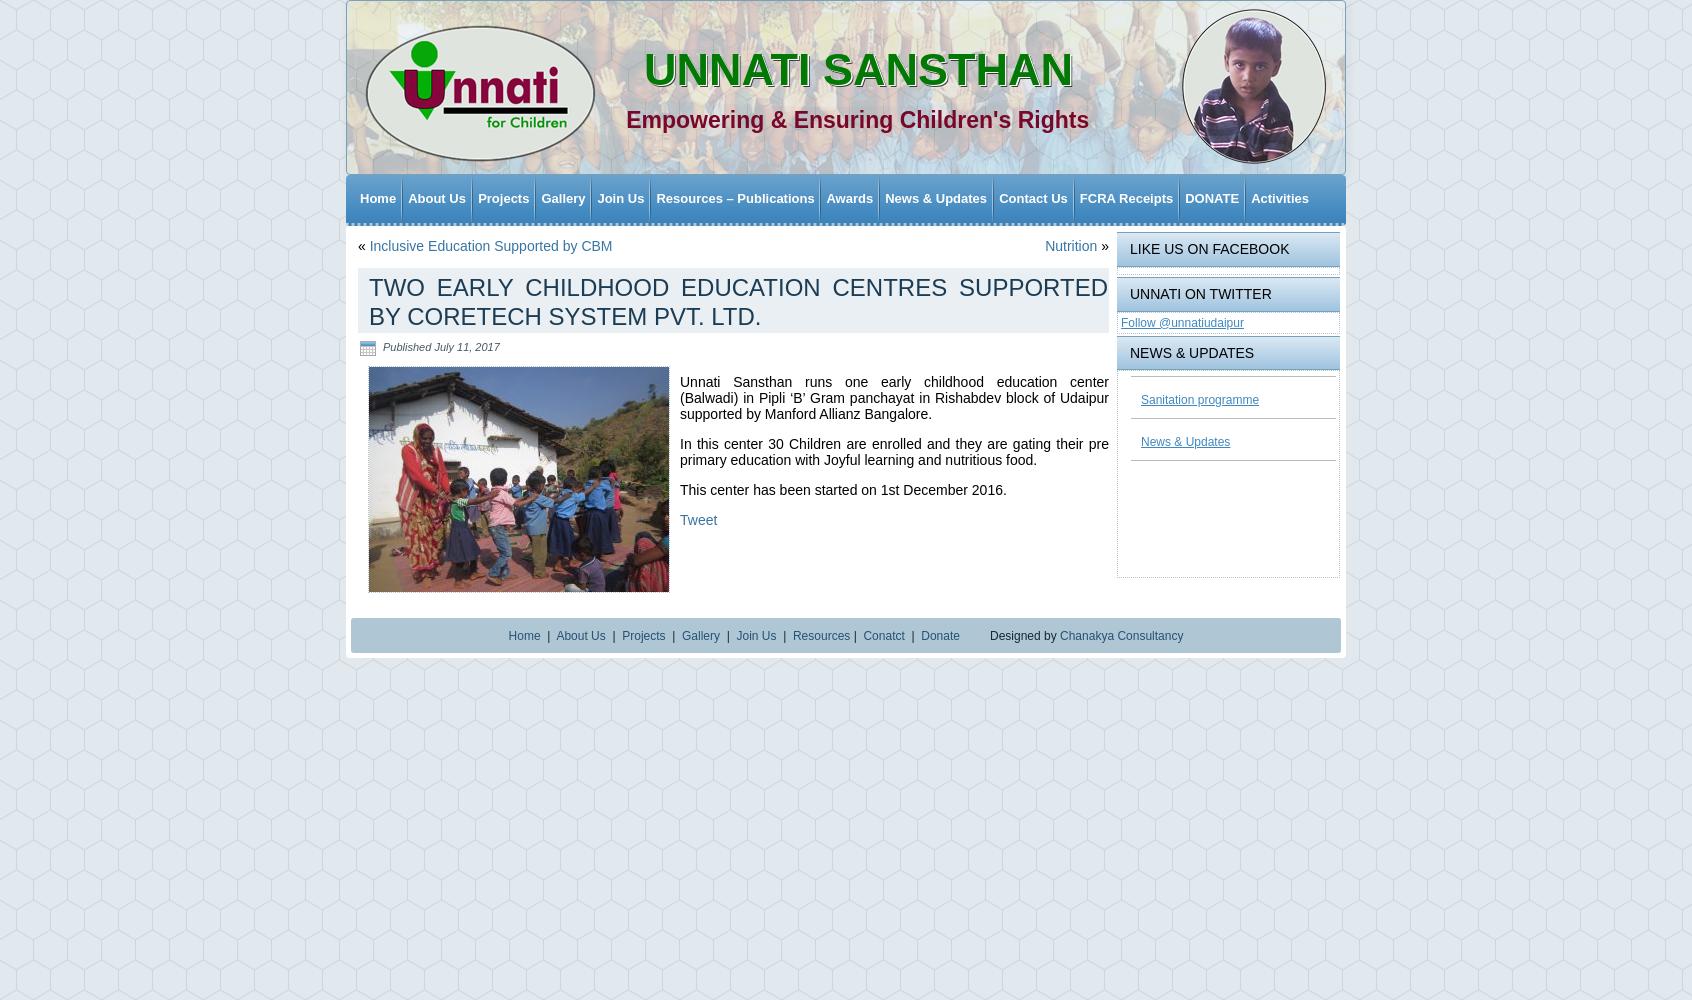 This screenshot has height=1000, width=1692. What do you see at coordinates (631, 199) in the screenshot?
I see `'Programme Gallery'` at bounding box center [631, 199].